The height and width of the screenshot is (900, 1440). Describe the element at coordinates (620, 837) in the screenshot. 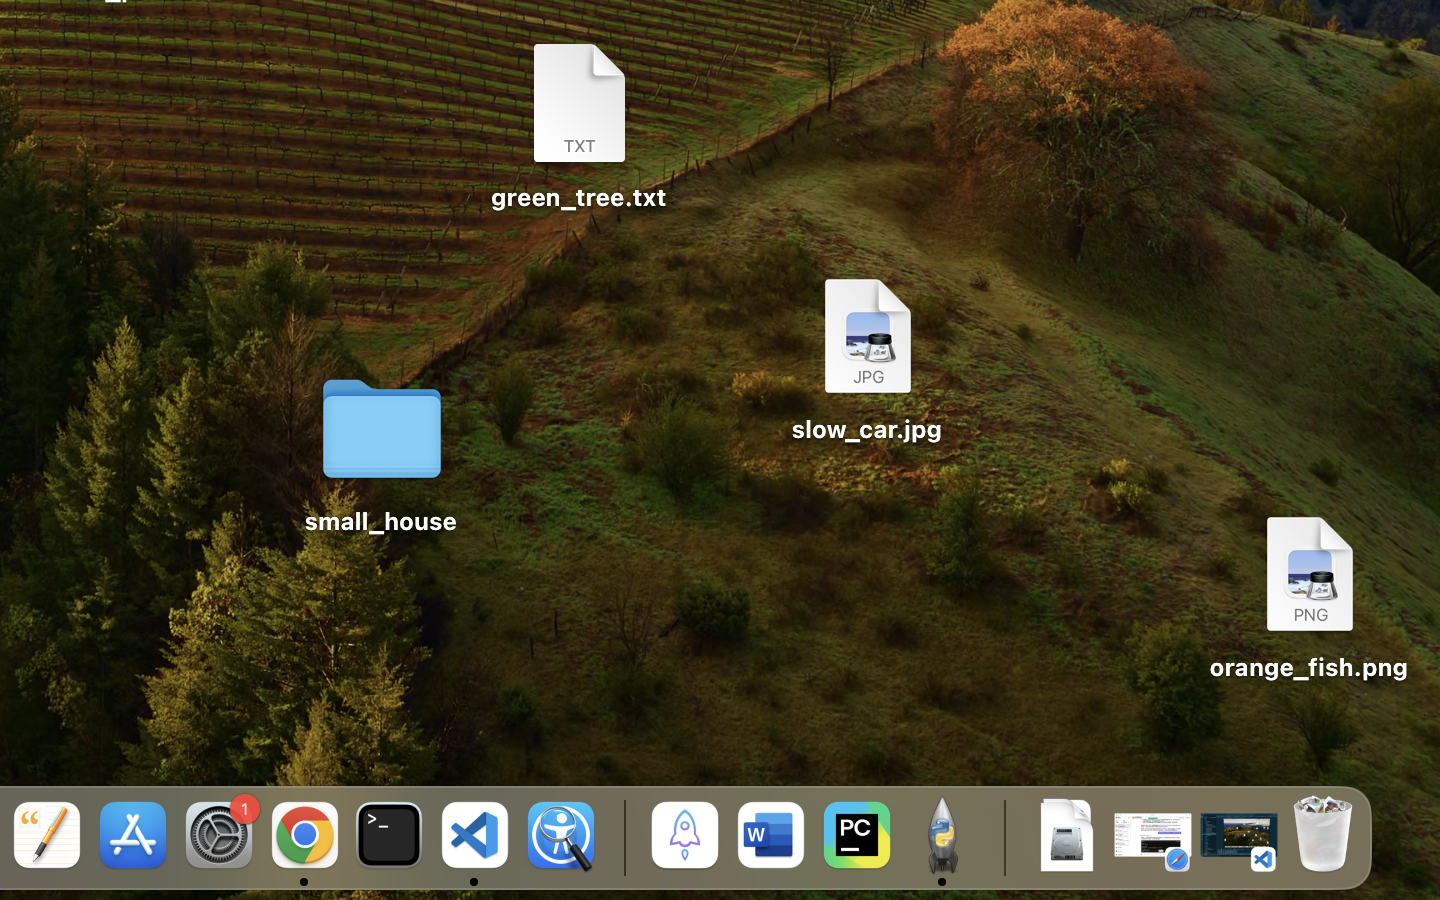

I see `'0.4285714328289032'` at that location.